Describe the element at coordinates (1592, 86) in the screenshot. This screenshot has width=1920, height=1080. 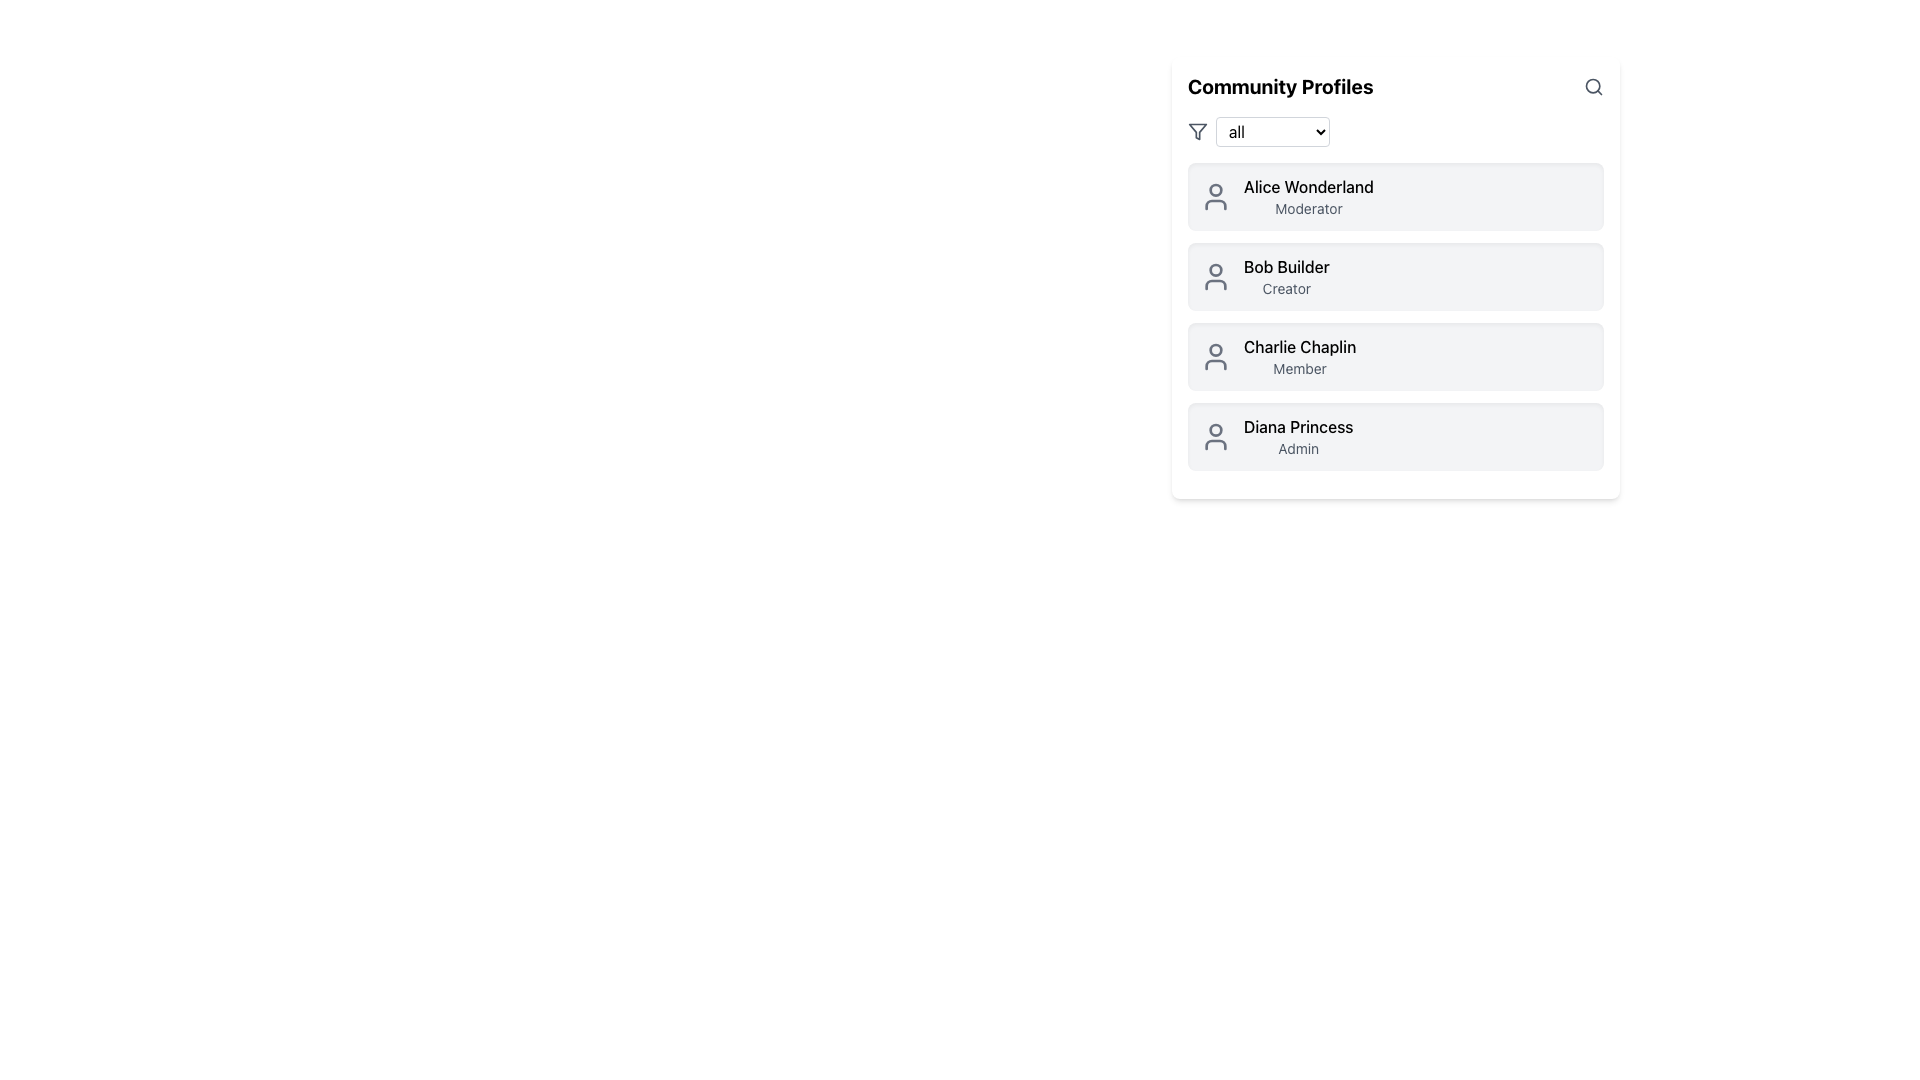
I see `the search icon shaped like a magnifying glass located at the top-right corner of the 'Community Profiles' header` at that location.